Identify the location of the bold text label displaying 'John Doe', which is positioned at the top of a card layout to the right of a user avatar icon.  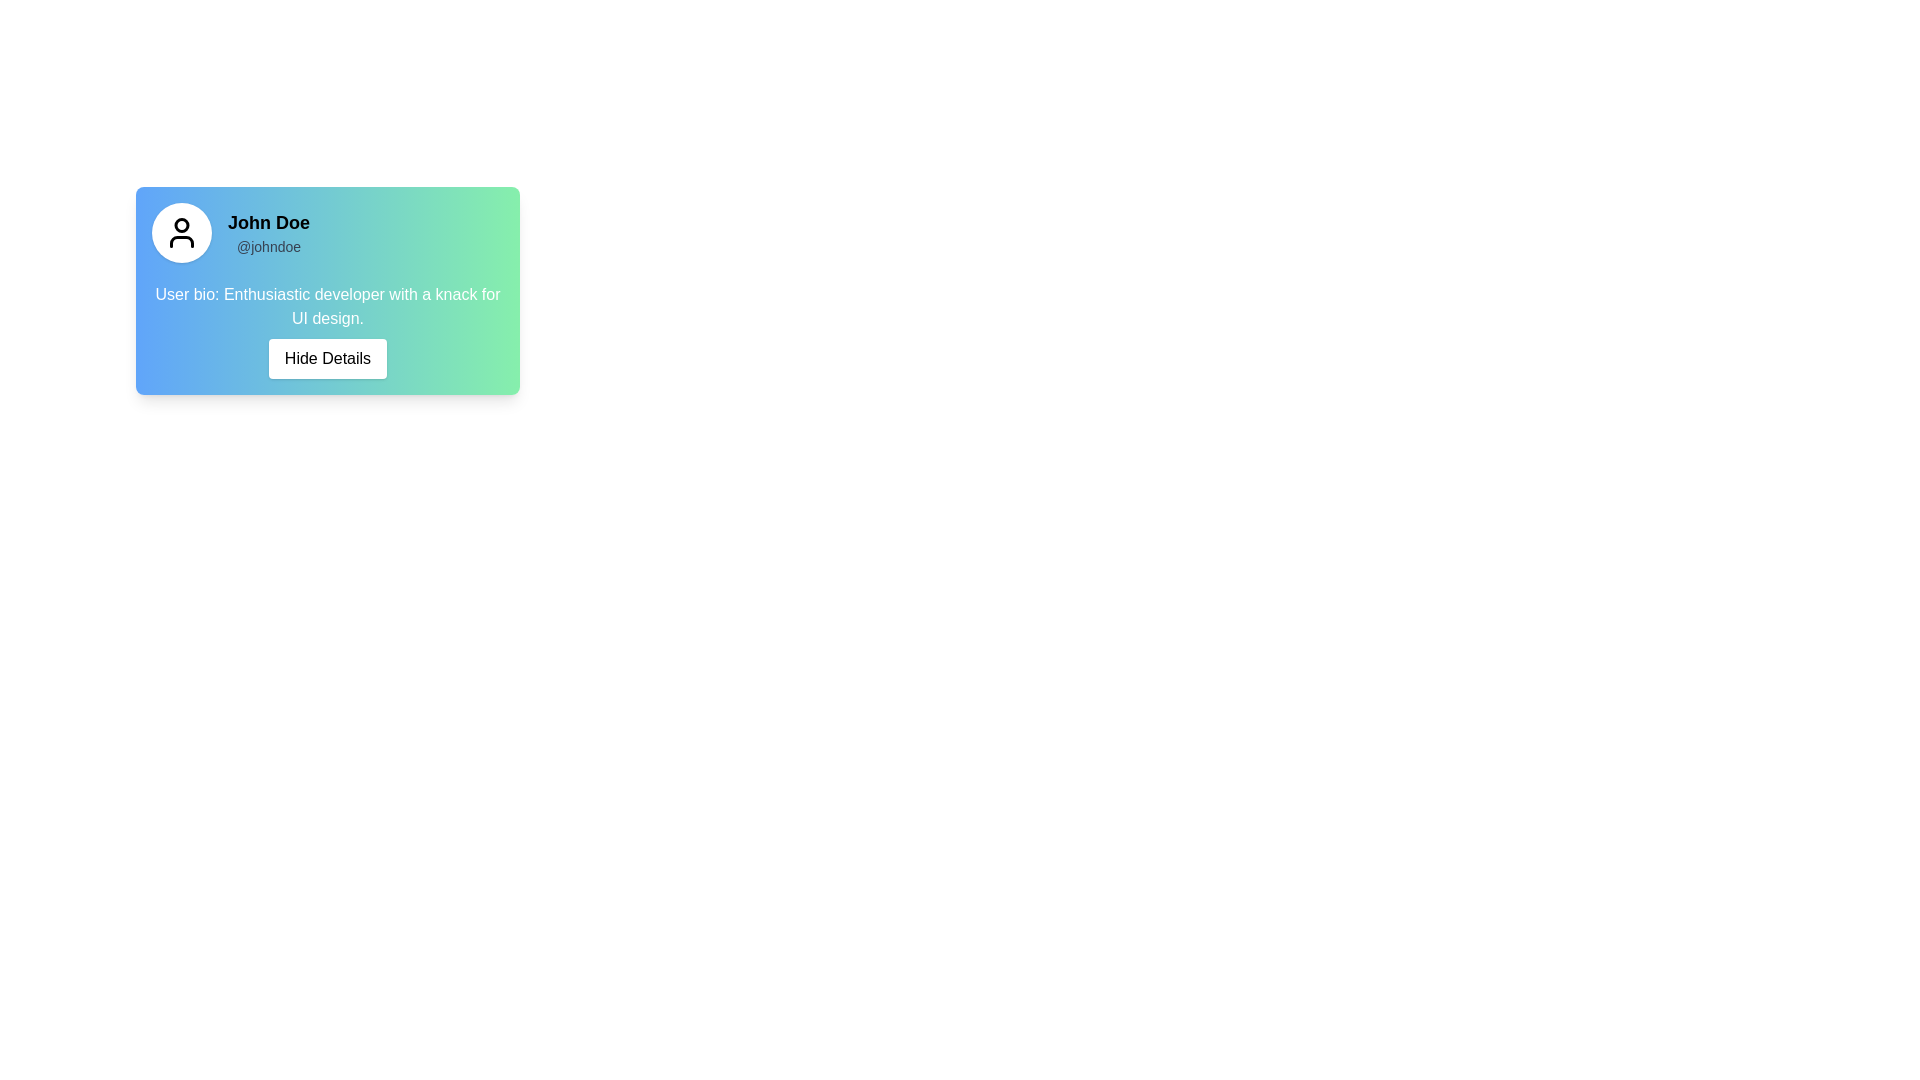
(267, 223).